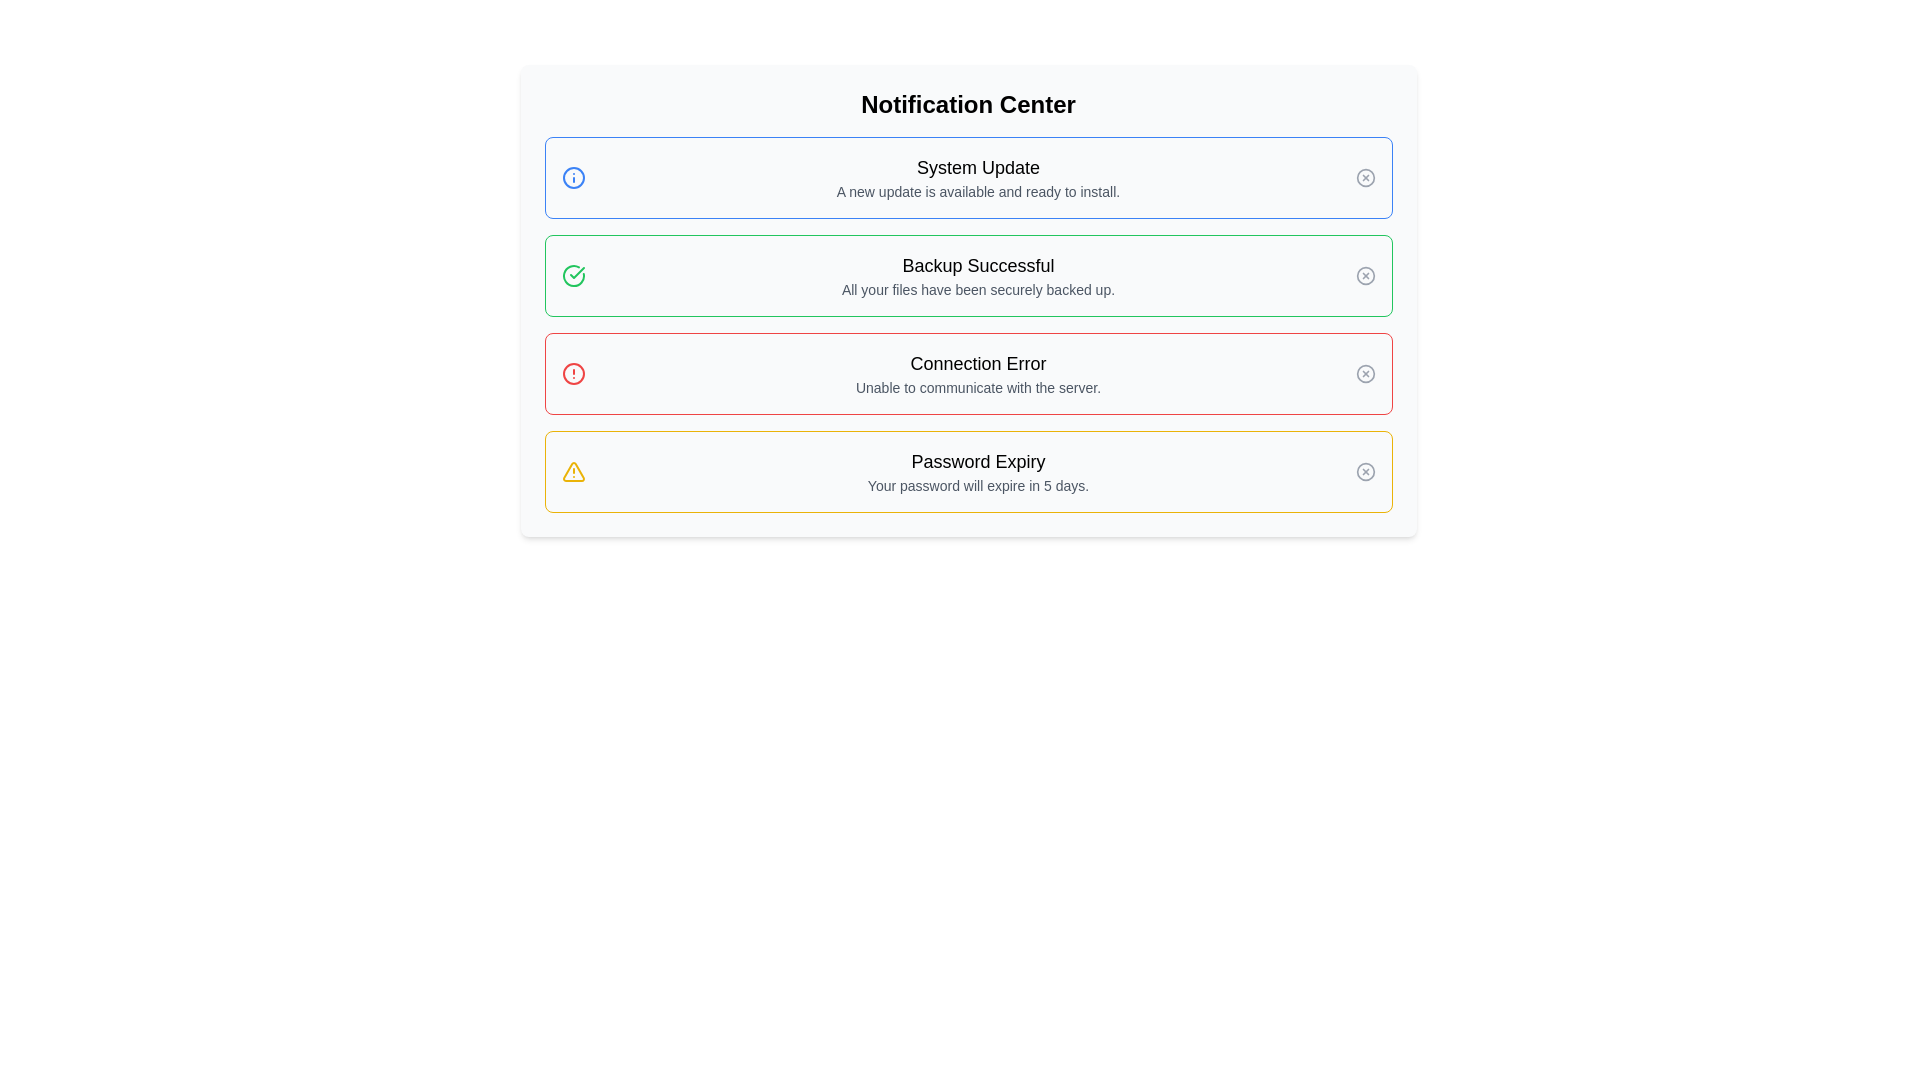  Describe the element at coordinates (978, 167) in the screenshot. I see `text label that displays 'System Update', which is prominently positioned at the top-left of the Notification Center interface` at that location.